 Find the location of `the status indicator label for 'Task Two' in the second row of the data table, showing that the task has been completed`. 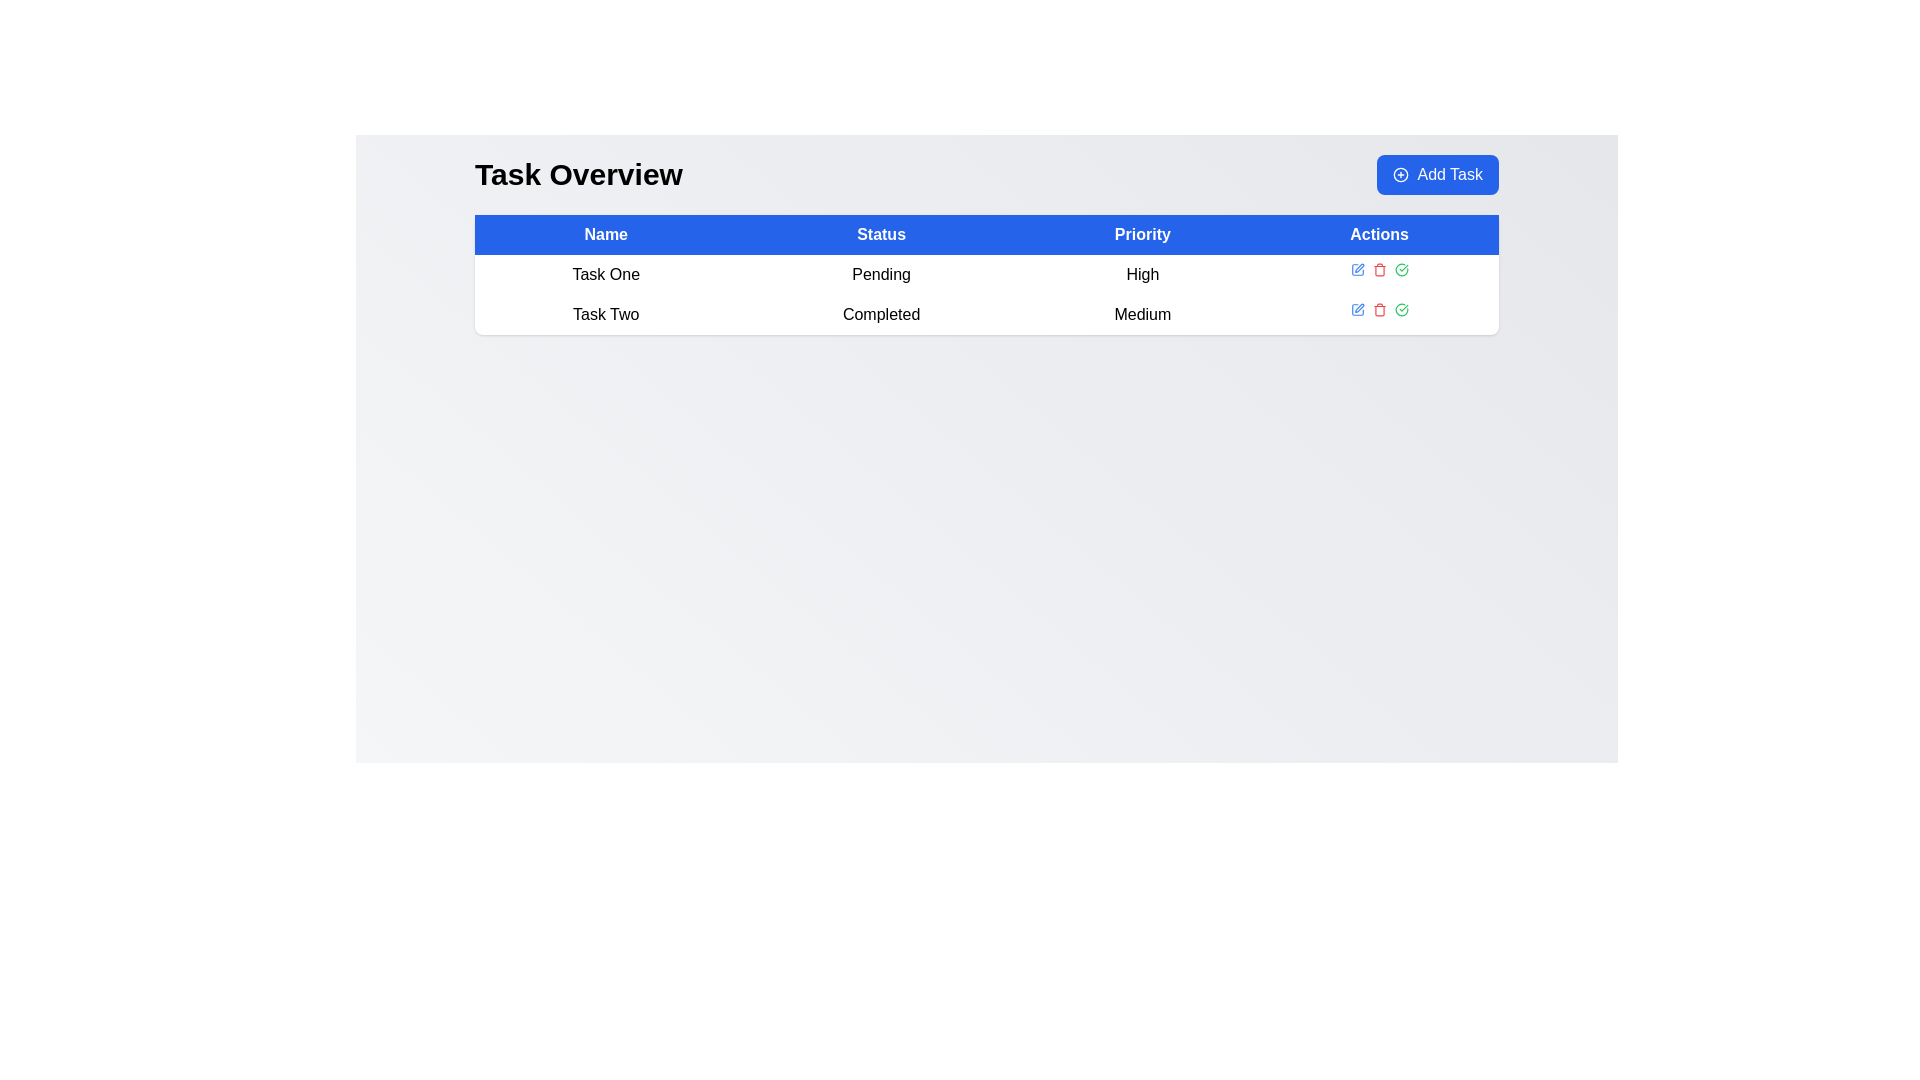

the status indicator label for 'Task Two' in the second row of the data table, showing that the task has been completed is located at coordinates (880, 315).